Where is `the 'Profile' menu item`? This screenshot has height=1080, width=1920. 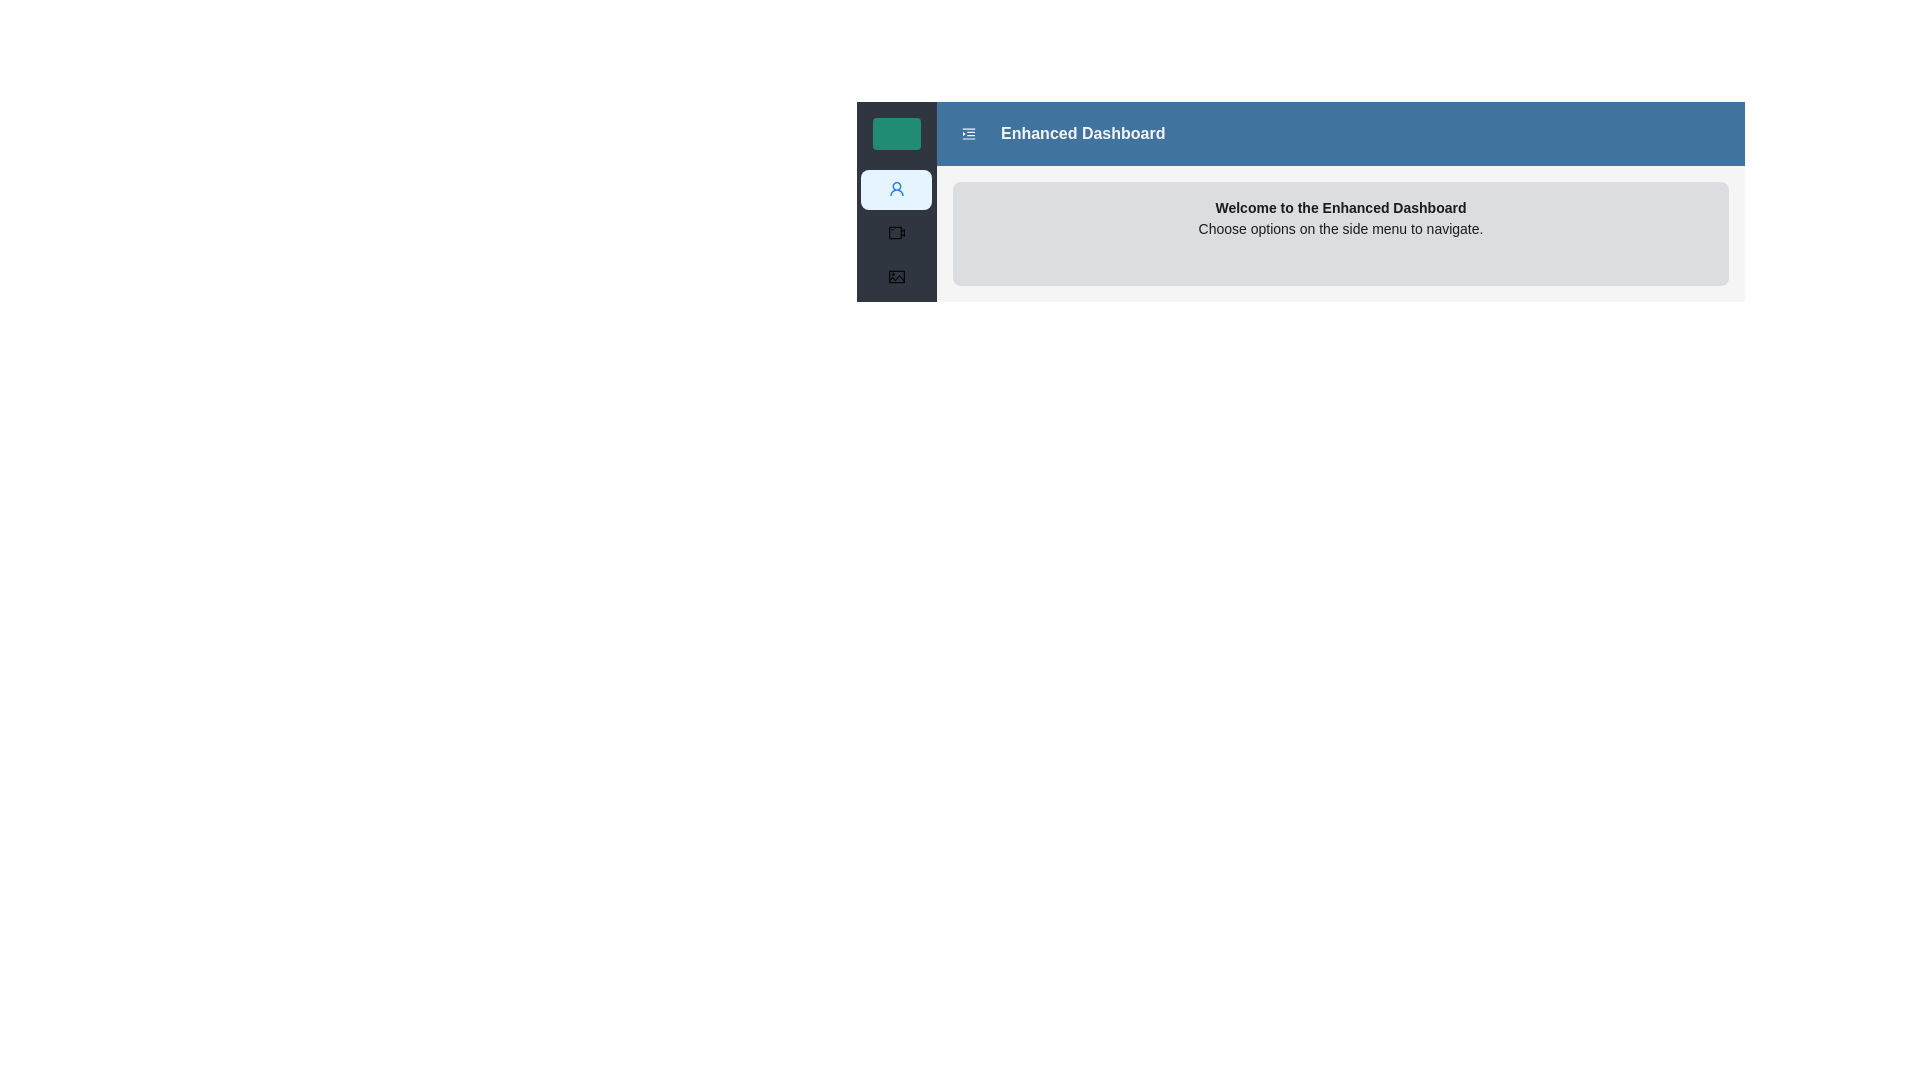
the 'Profile' menu item is located at coordinates (895, 189).